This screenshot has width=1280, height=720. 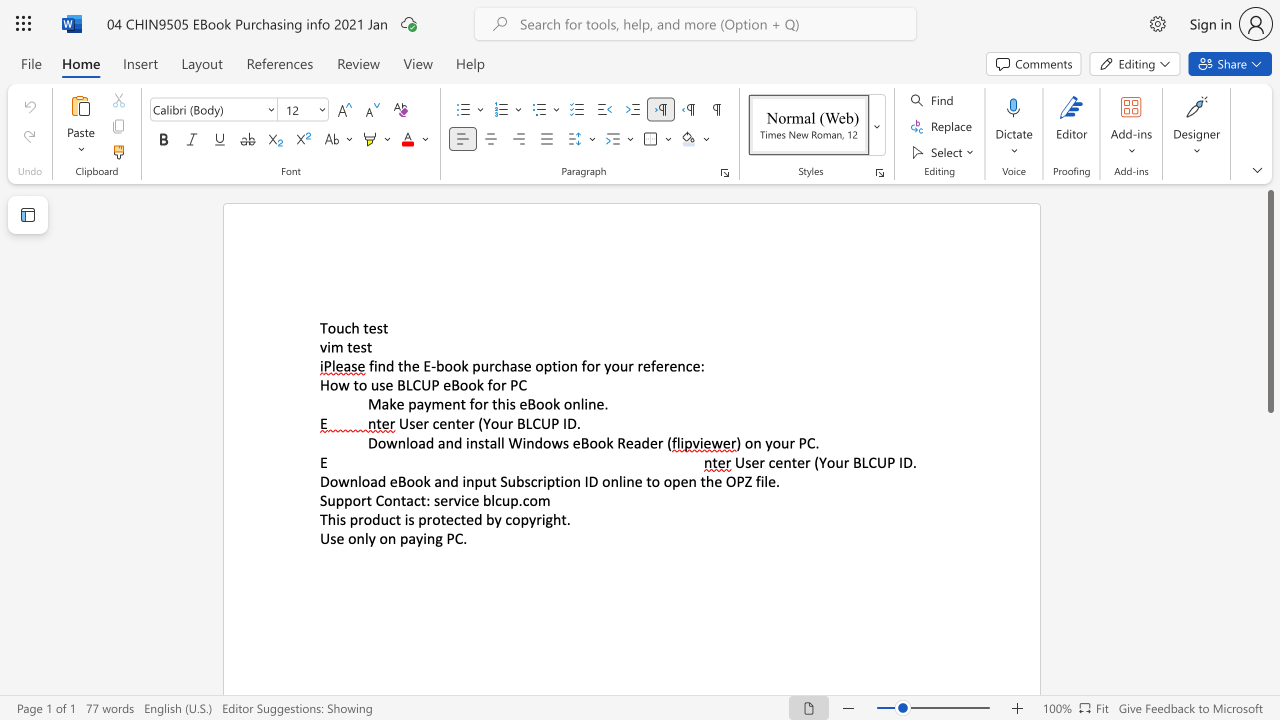 I want to click on the subset text "This product is pro" within the text "This product is protected by copyright.", so click(x=320, y=518).